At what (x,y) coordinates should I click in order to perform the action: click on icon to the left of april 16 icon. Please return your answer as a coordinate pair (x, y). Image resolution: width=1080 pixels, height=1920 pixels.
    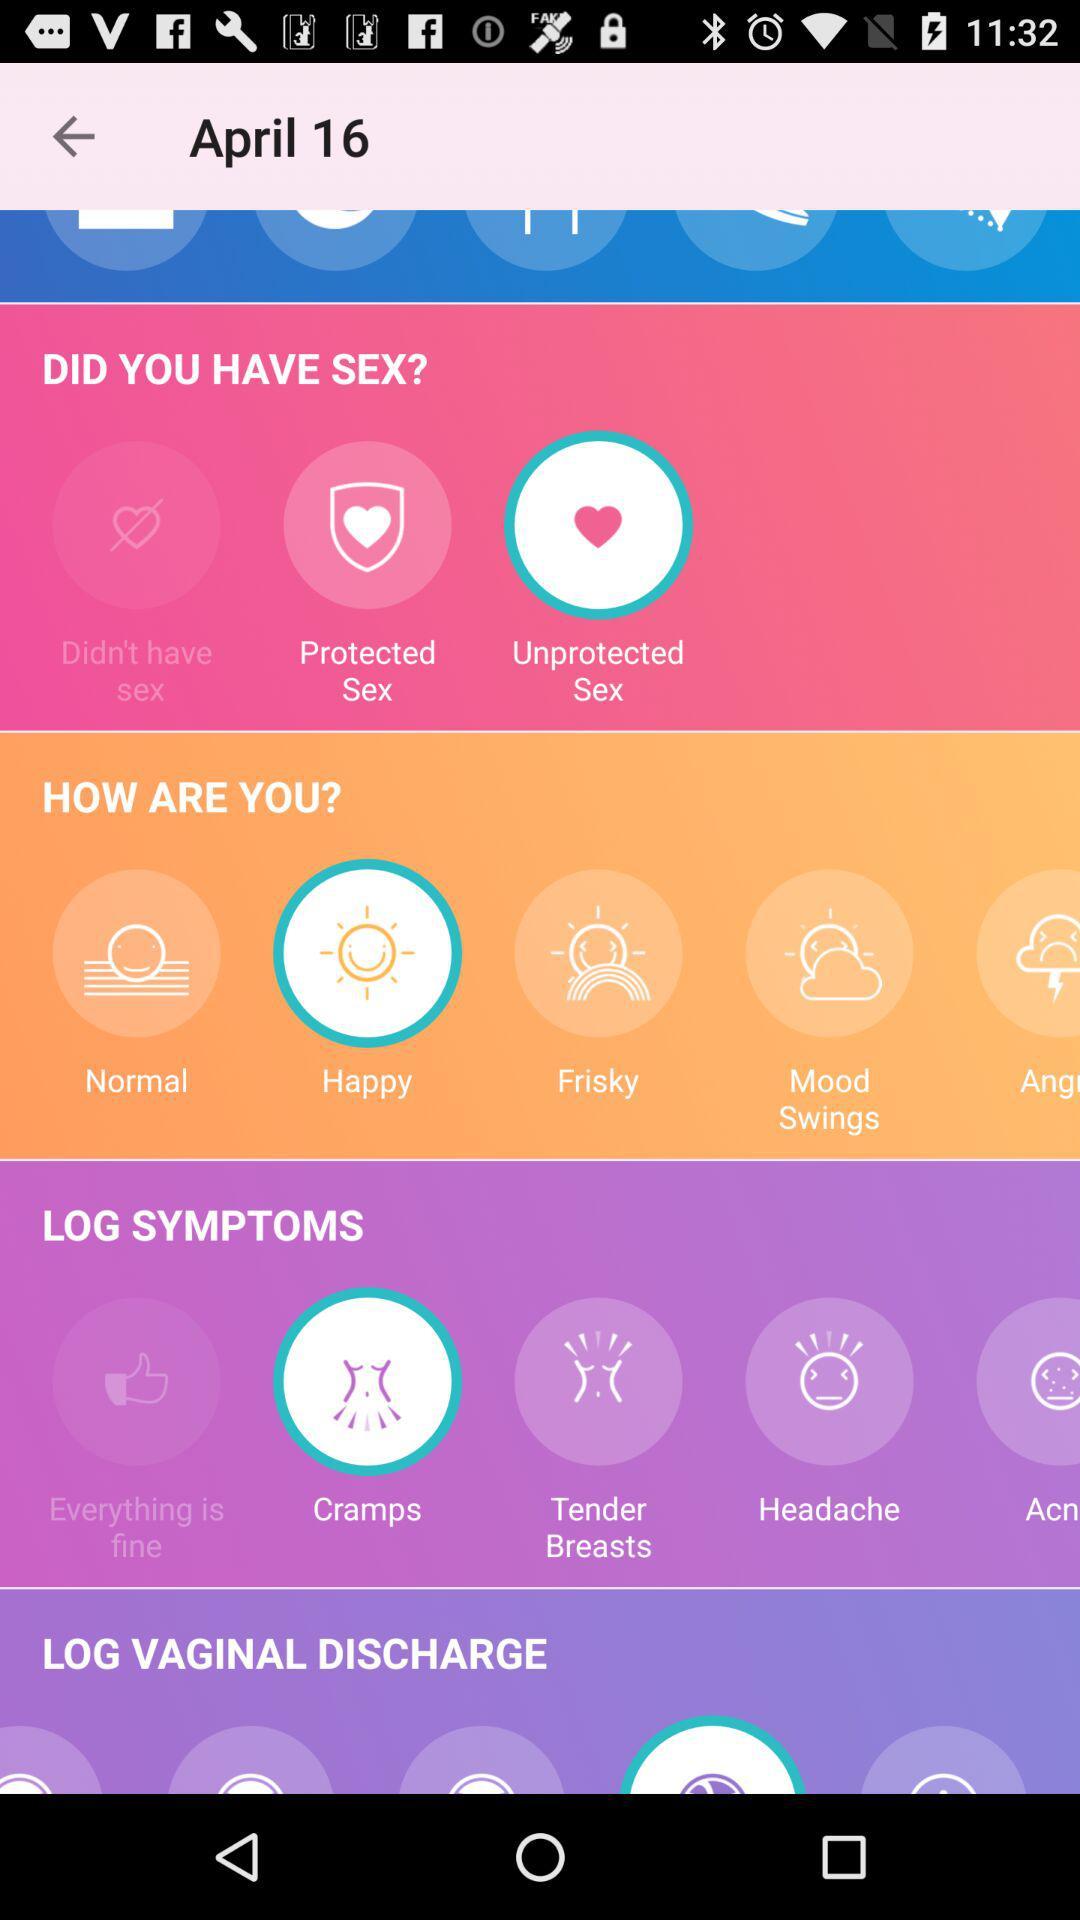
    Looking at the image, I should click on (72, 135).